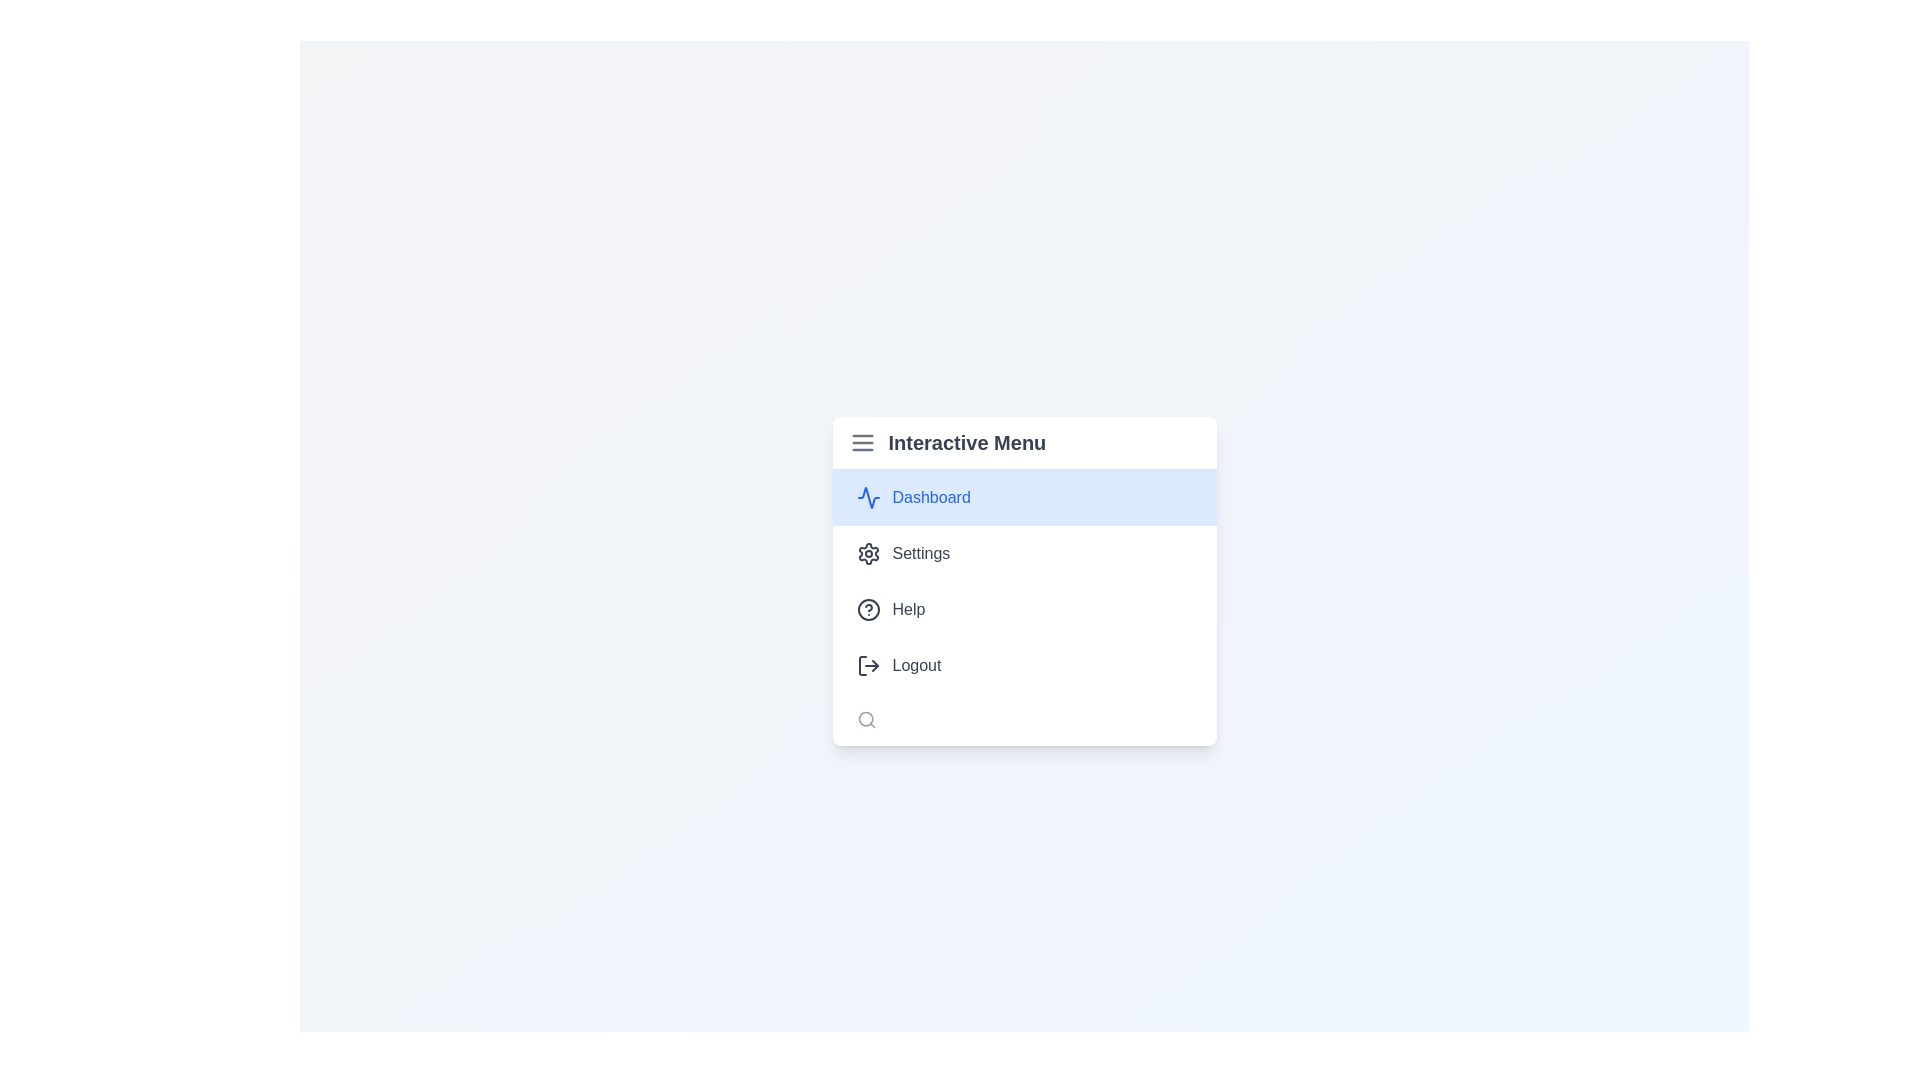 Image resolution: width=1920 pixels, height=1080 pixels. I want to click on the visual representation of the logout icon located to the left of the 'Logout' button in the vertical list, so click(868, 665).